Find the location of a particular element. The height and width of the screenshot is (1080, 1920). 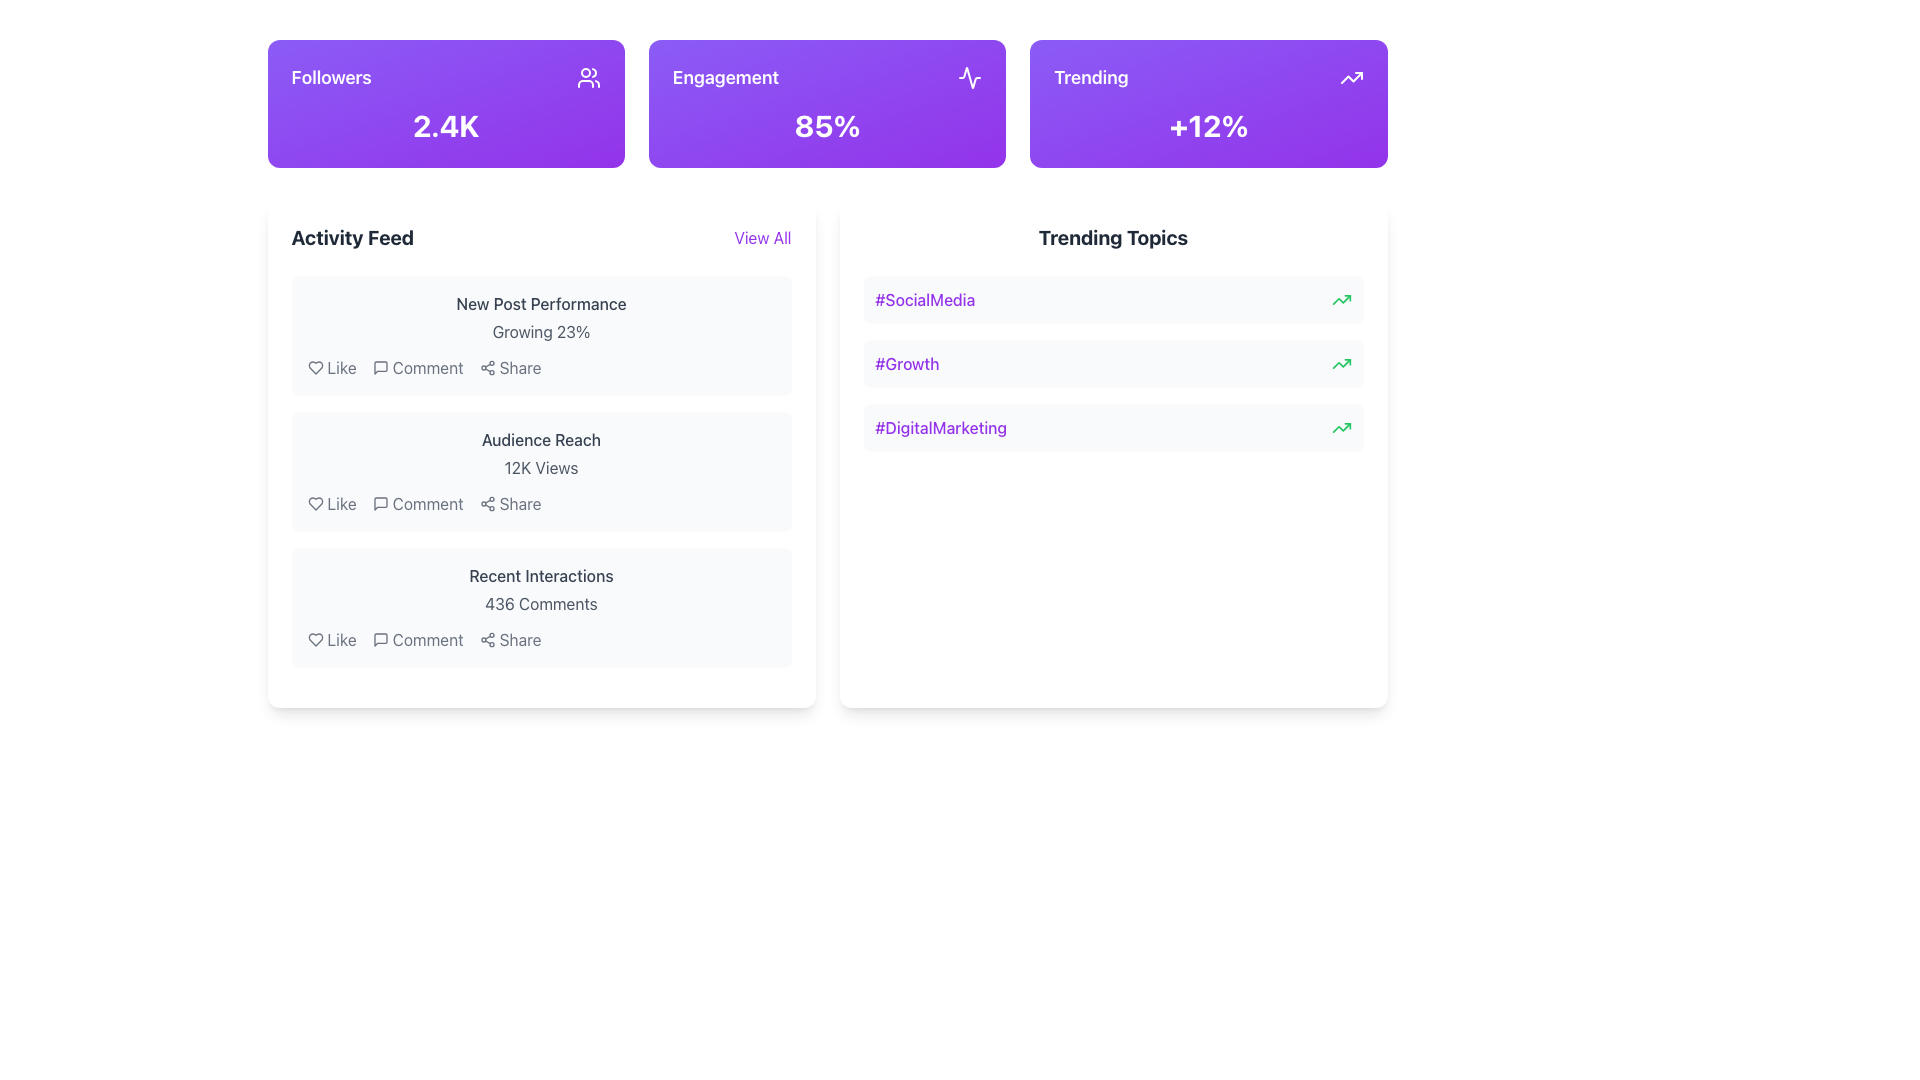

the appearance of the decorative icon located in the engagement section of the top header, positioned between the followers and trending sections is located at coordinates (970, 76).